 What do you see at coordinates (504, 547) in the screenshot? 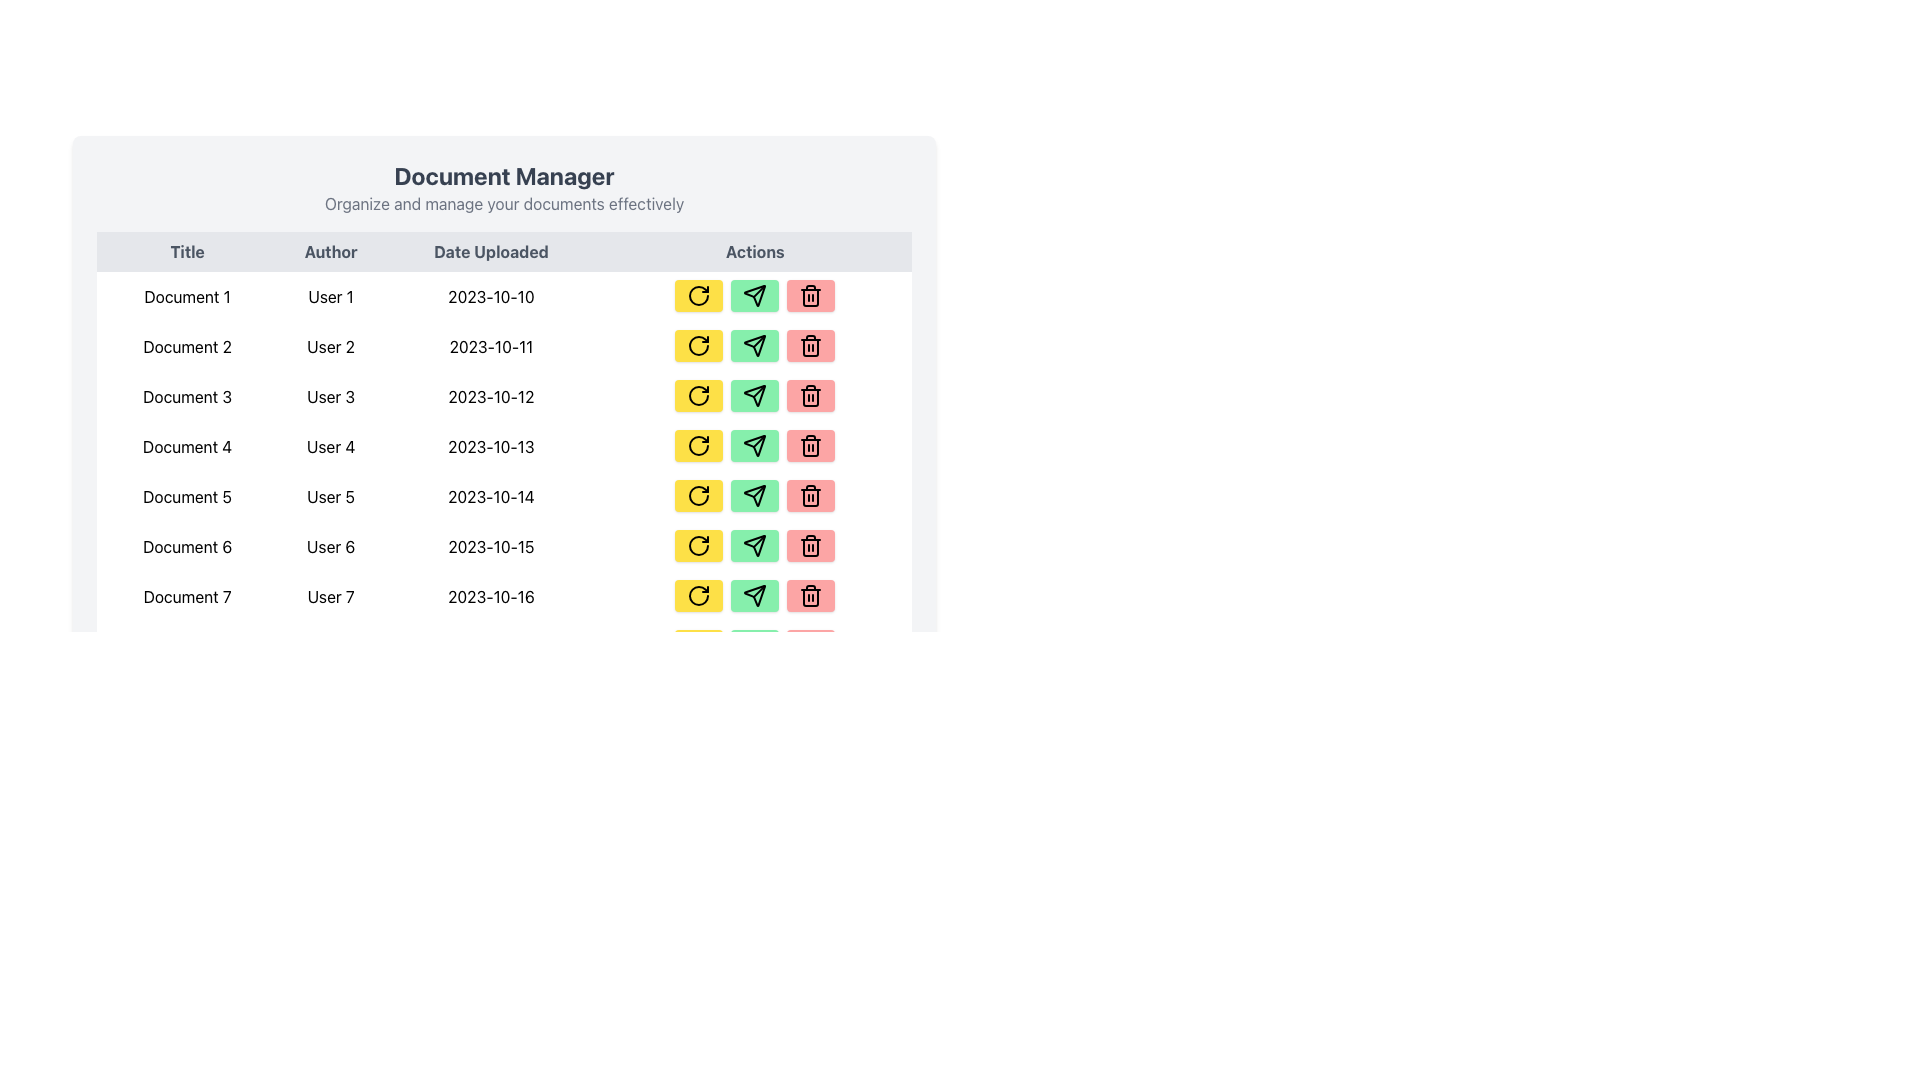
I see `the 6th row of the document entry table` at bounding box center [504, 547].